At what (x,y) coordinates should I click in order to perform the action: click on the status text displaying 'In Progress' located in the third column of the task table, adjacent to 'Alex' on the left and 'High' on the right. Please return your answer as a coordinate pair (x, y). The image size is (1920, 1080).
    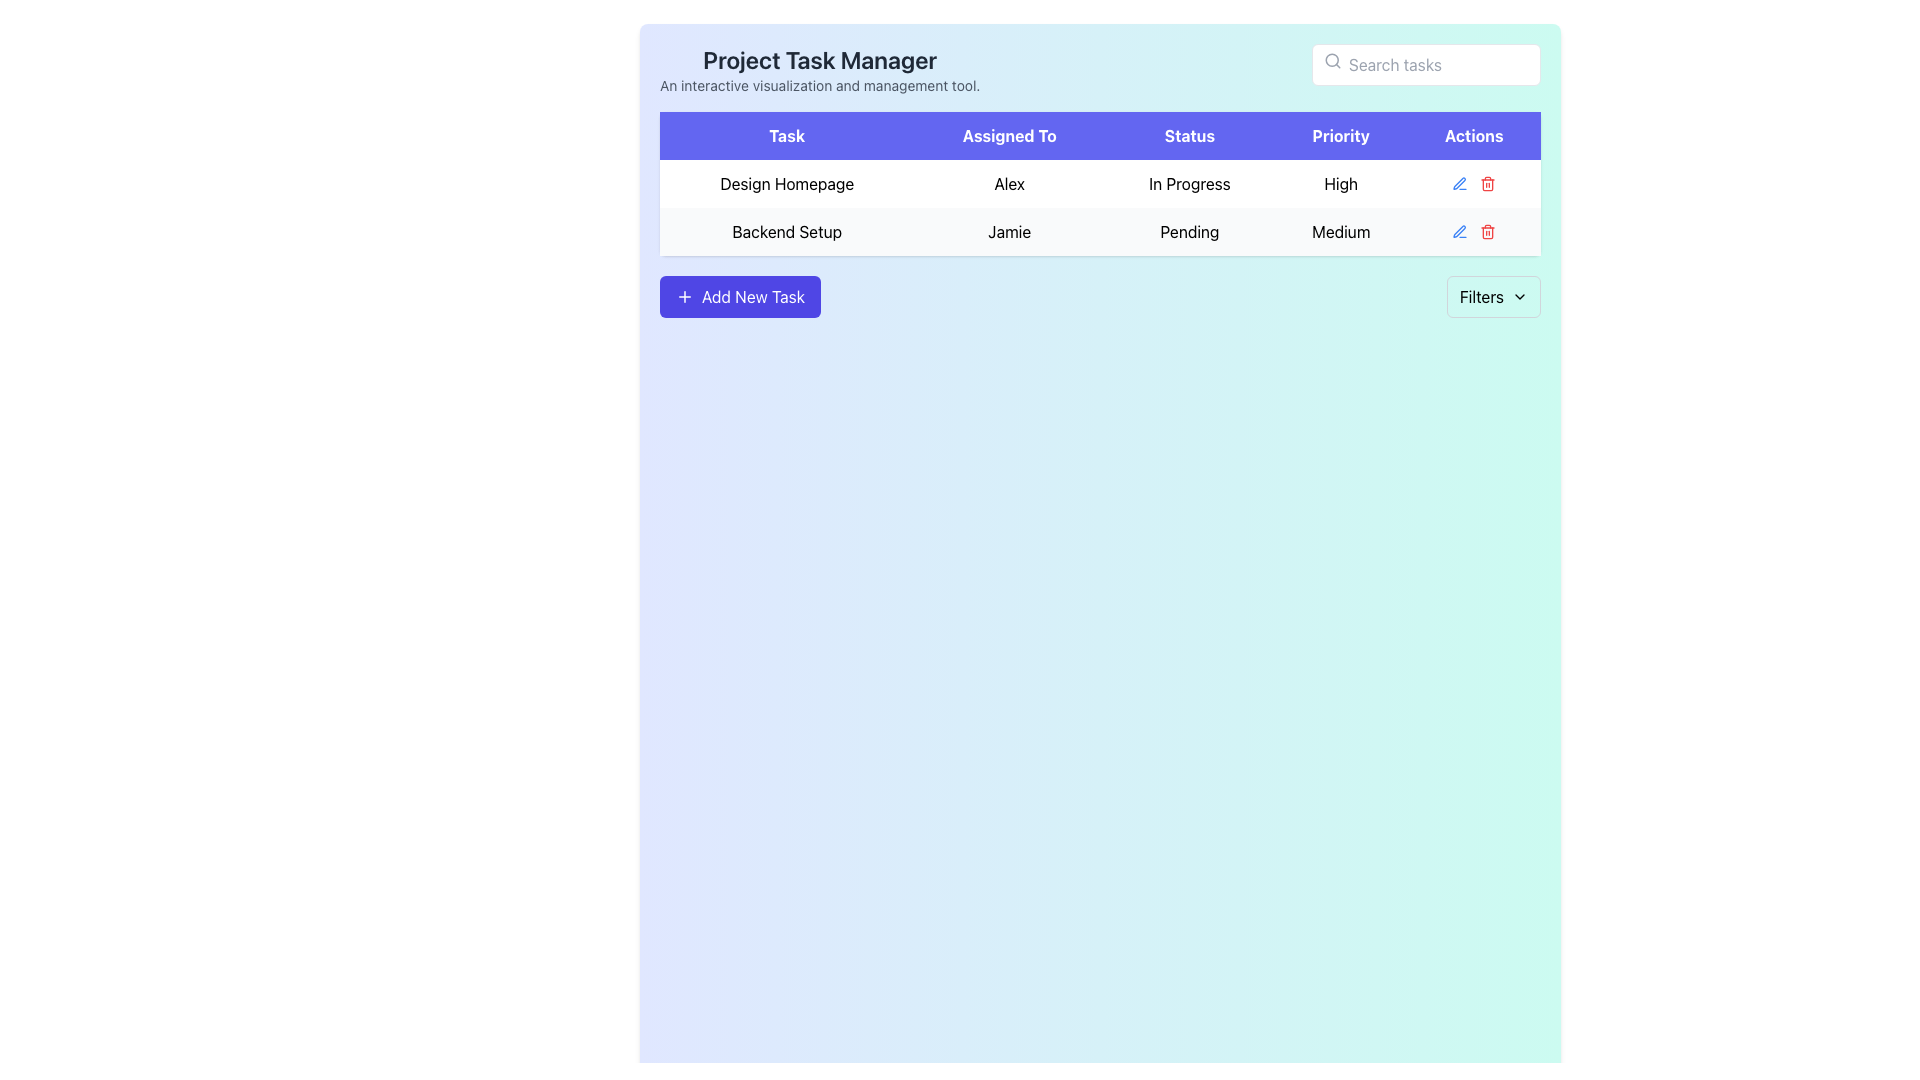
    Looking at the image, I should click on (1189, 184).